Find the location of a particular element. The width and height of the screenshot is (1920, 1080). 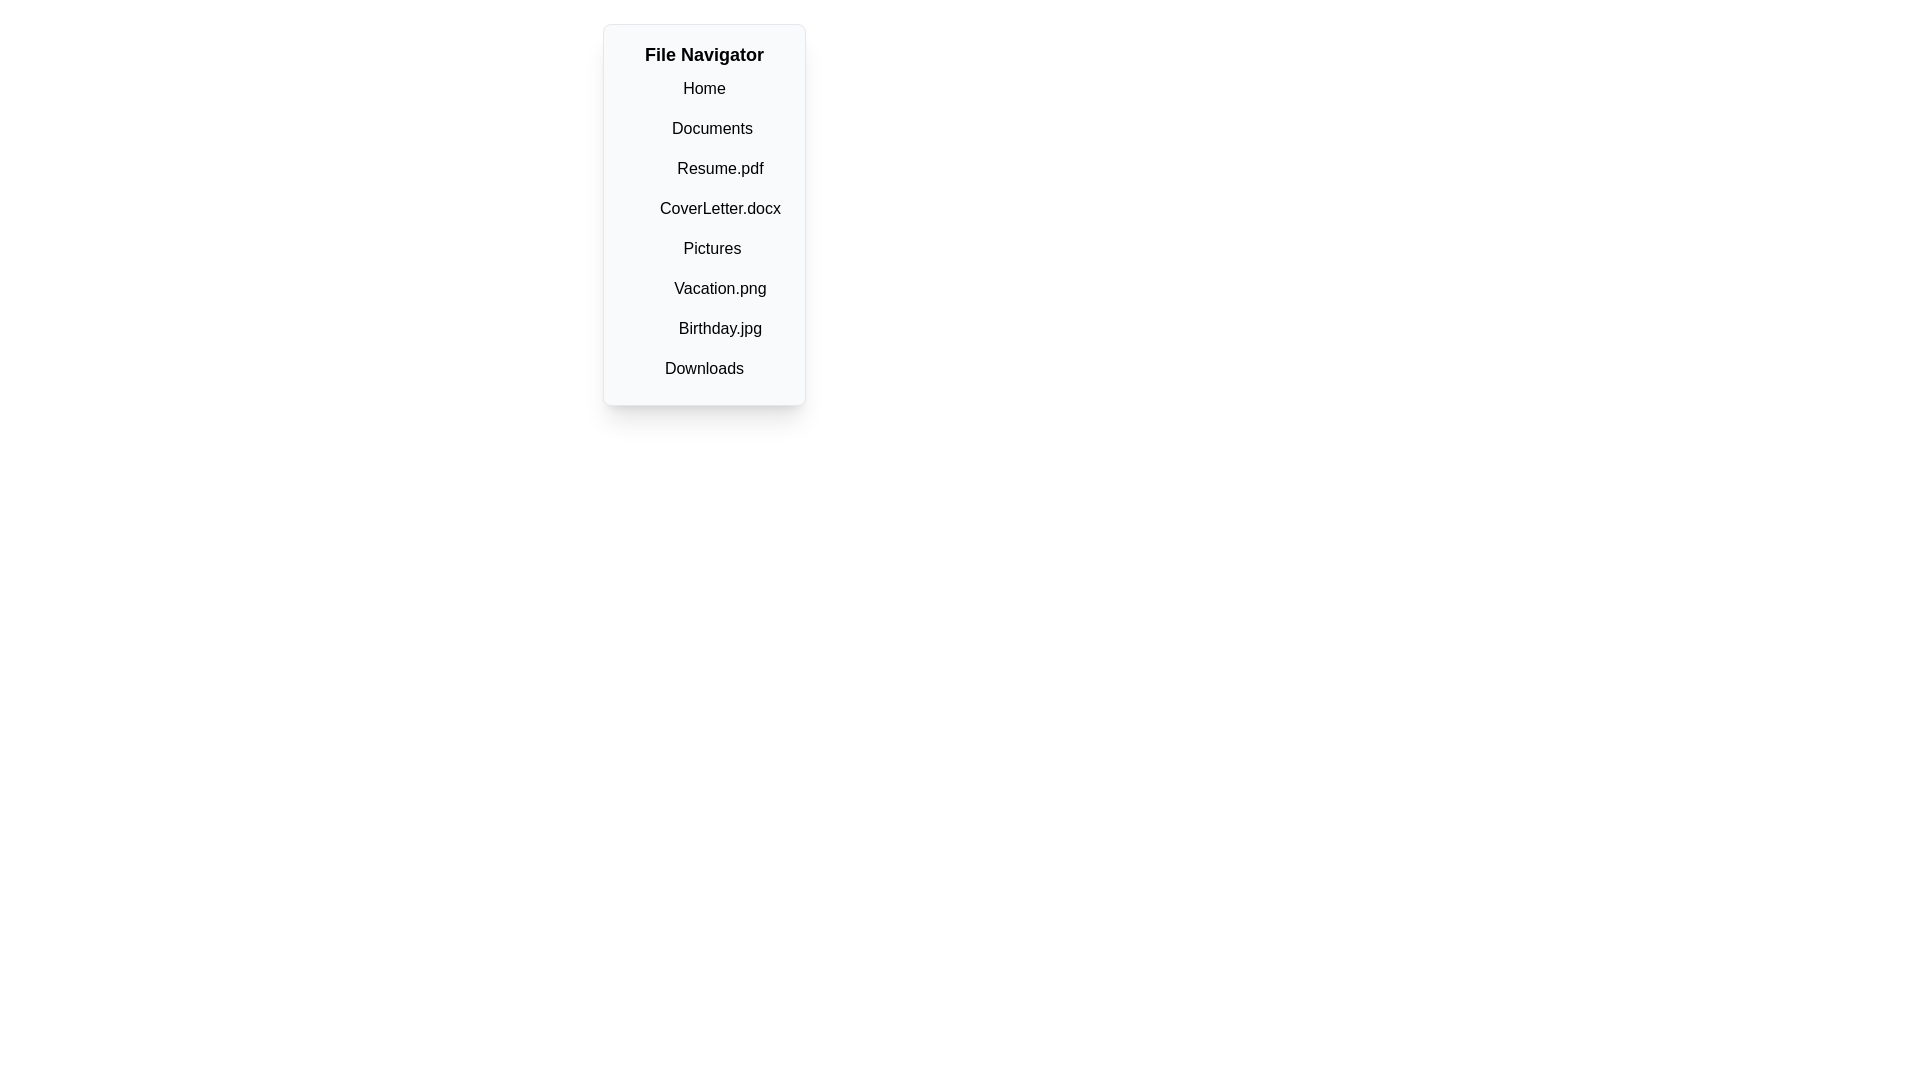

the text label and selectable list item for 'CoverLetter.docx' is located at coordinates (720, 208).